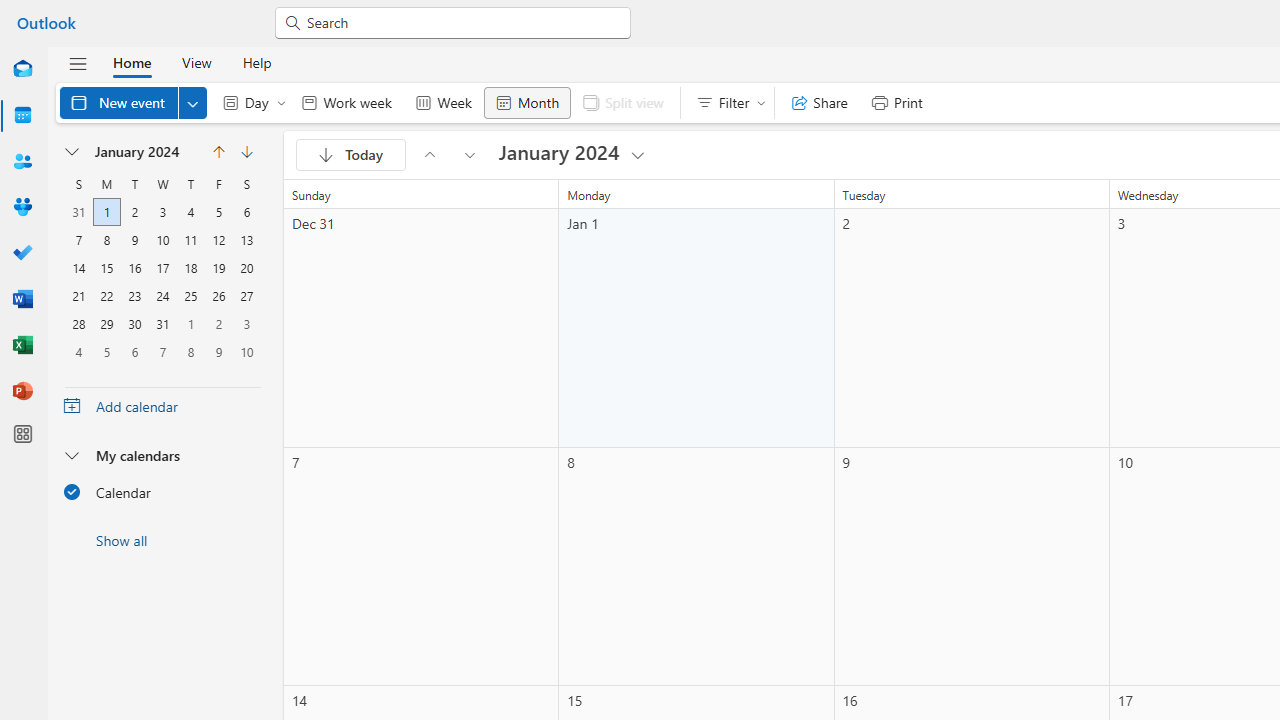 Image resolution: width=1280 pixels, height=720 pixels. I want to click on '1, January, 2024', so click(105, 212).